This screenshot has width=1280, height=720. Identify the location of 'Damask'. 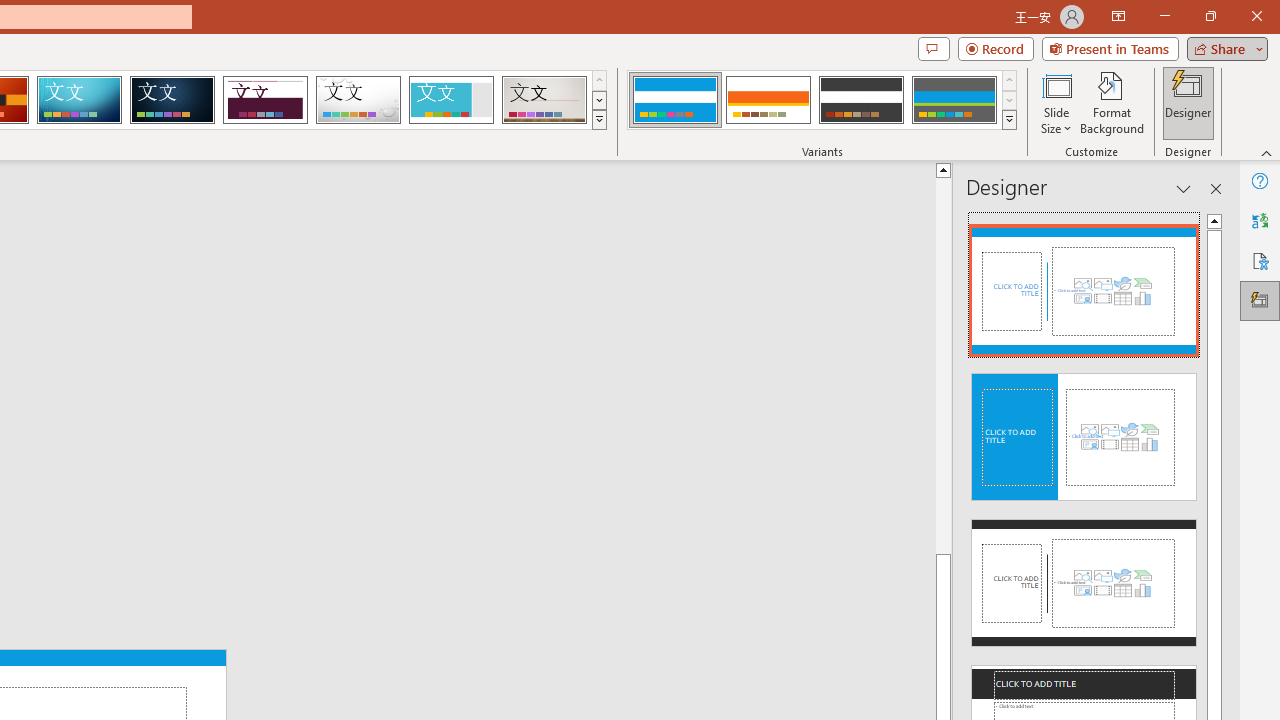
(172, 100).